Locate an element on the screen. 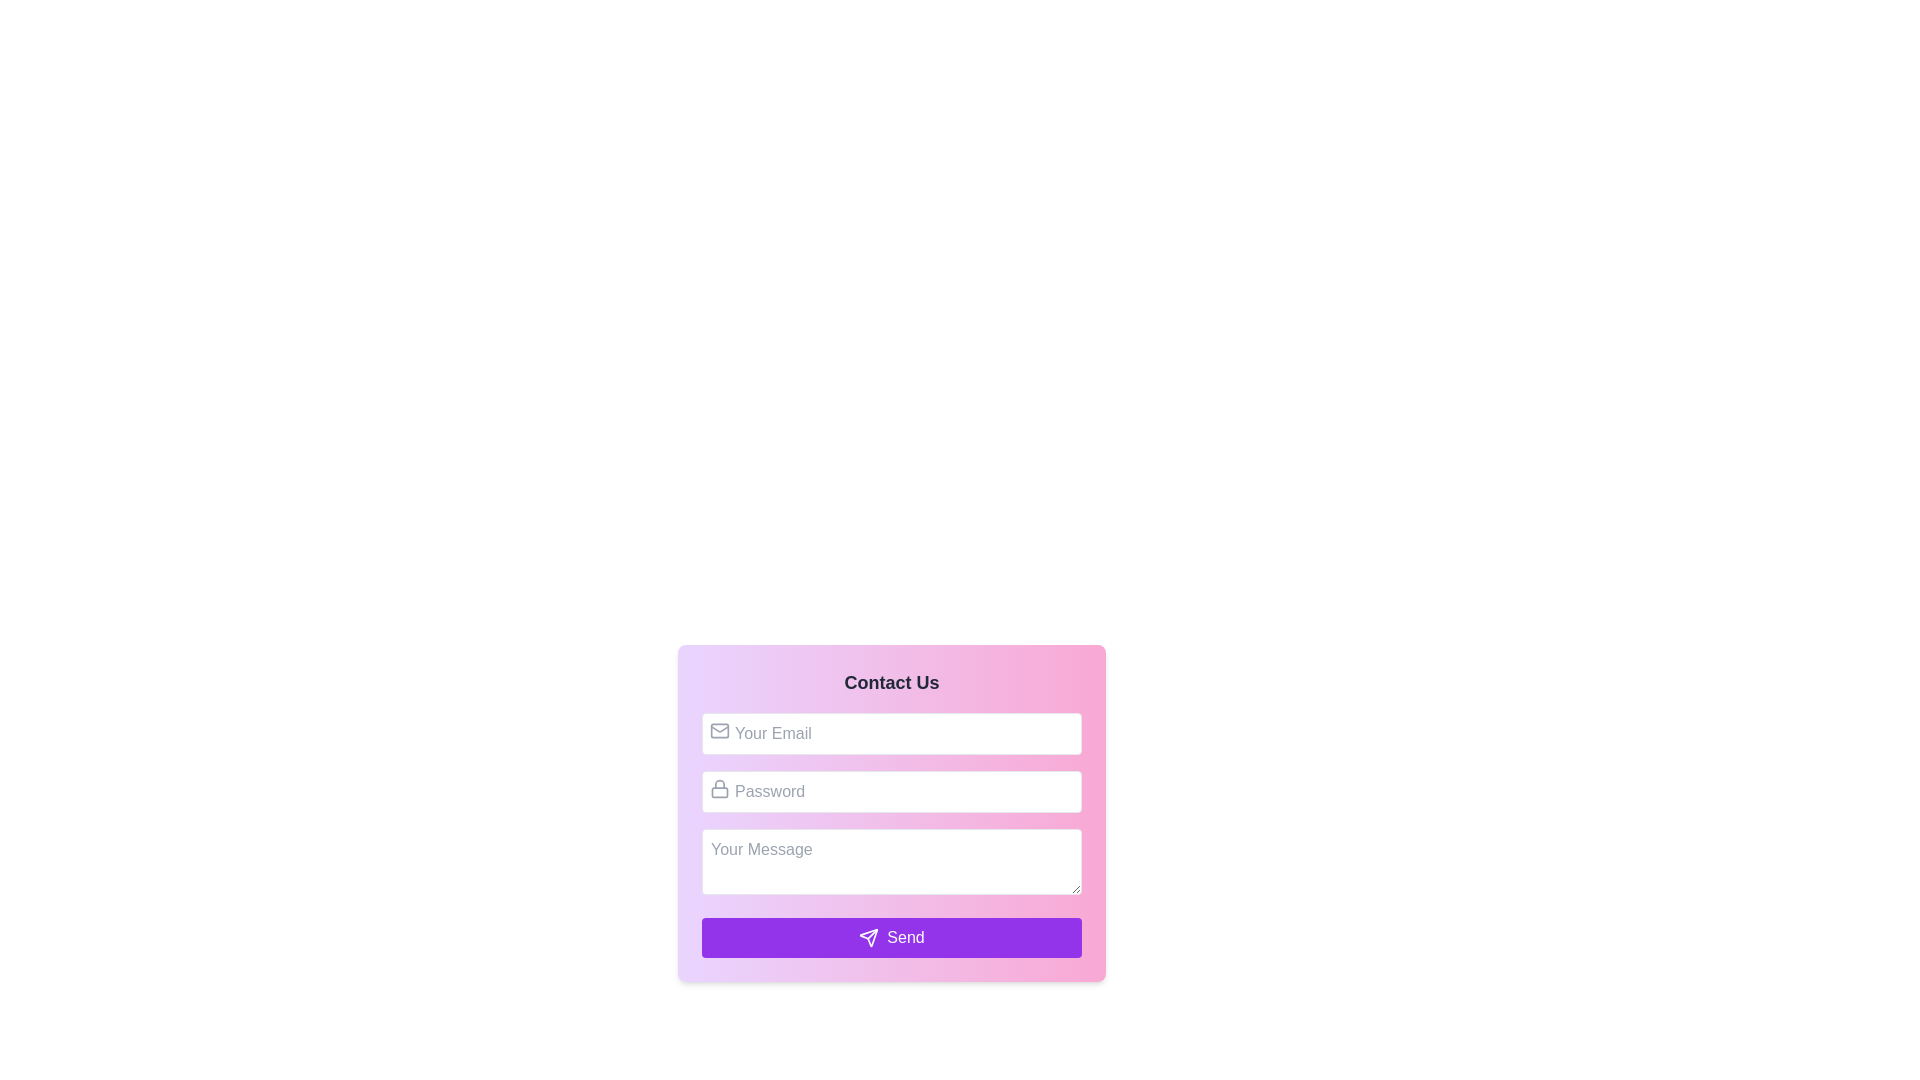 This screenshot has width=1920, height=1080. the decorative email icon located inside the email input field, adjacent to the left edge is located at coordinates (720, 731).